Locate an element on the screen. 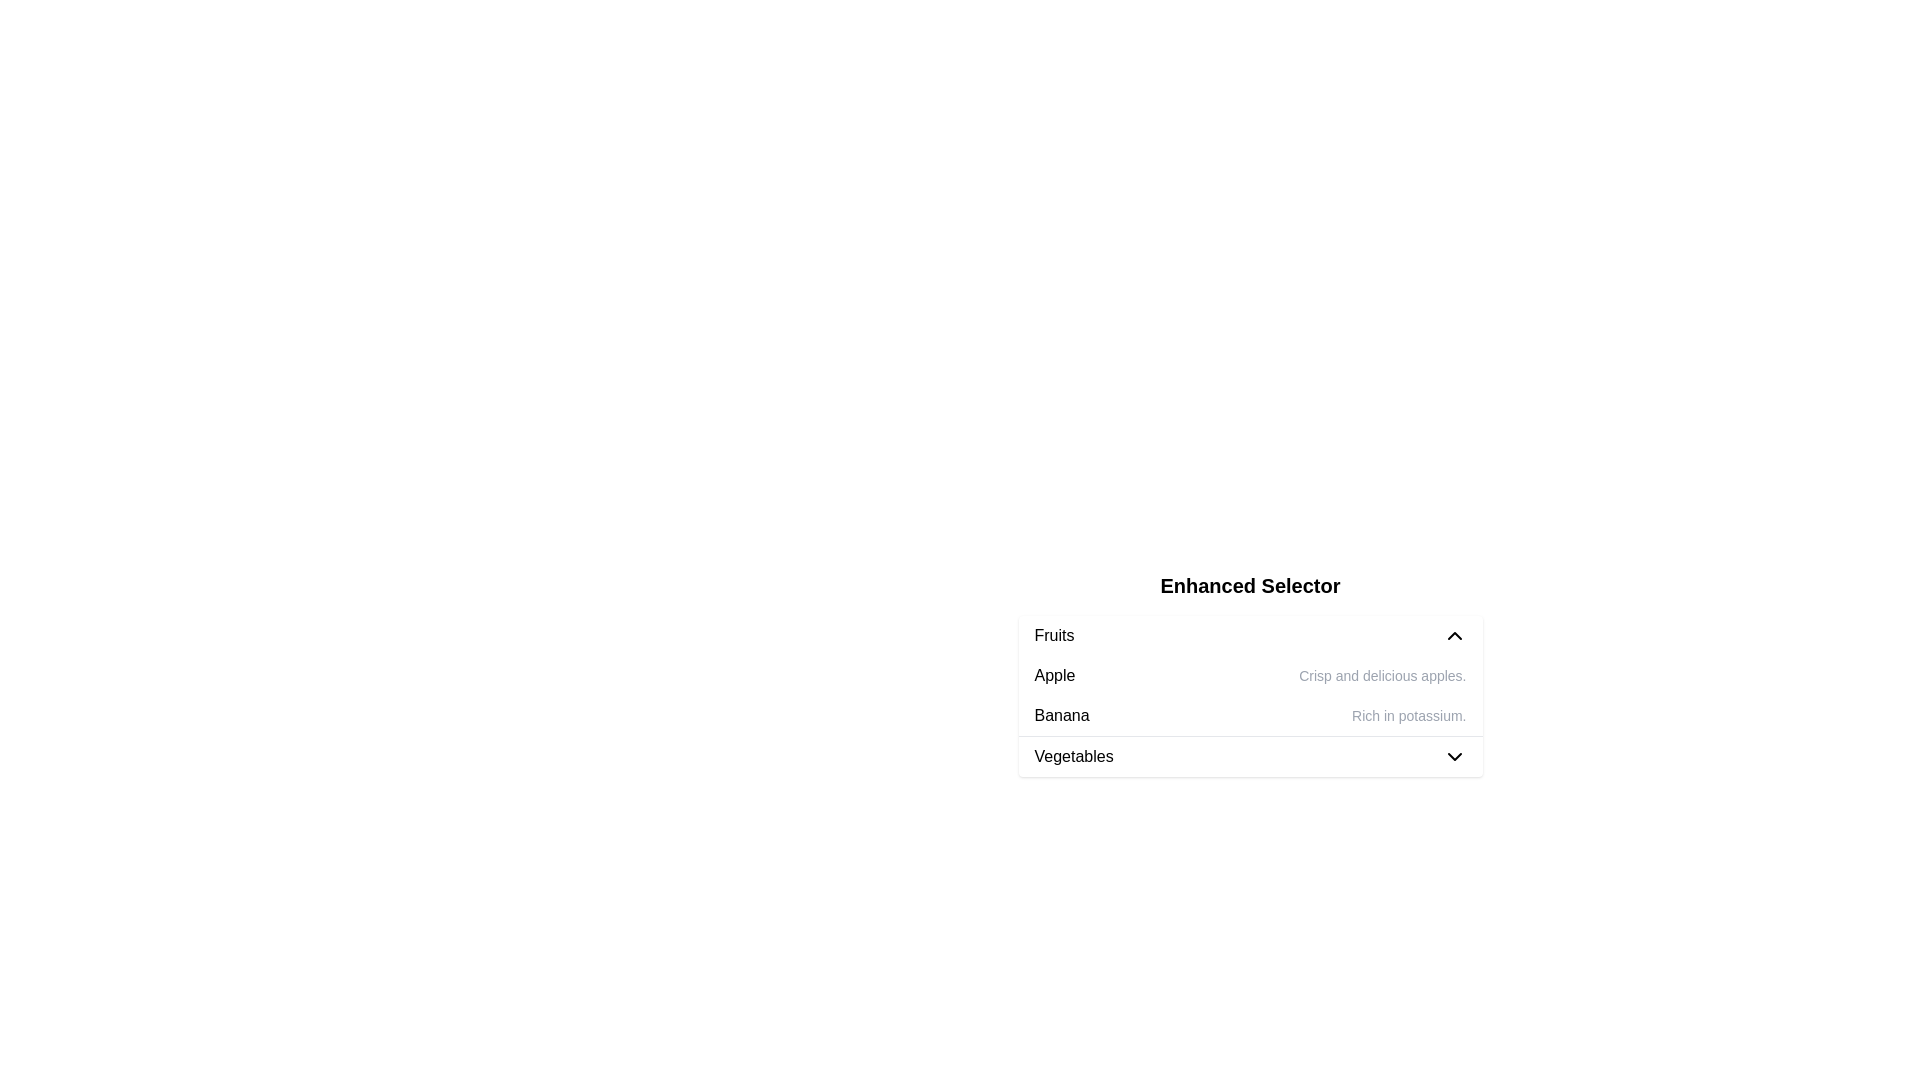 The height and width of the screenshot is (1080, 1920). the MenuListItem that describes 'Banana' is located at coordinates (1249, 715).